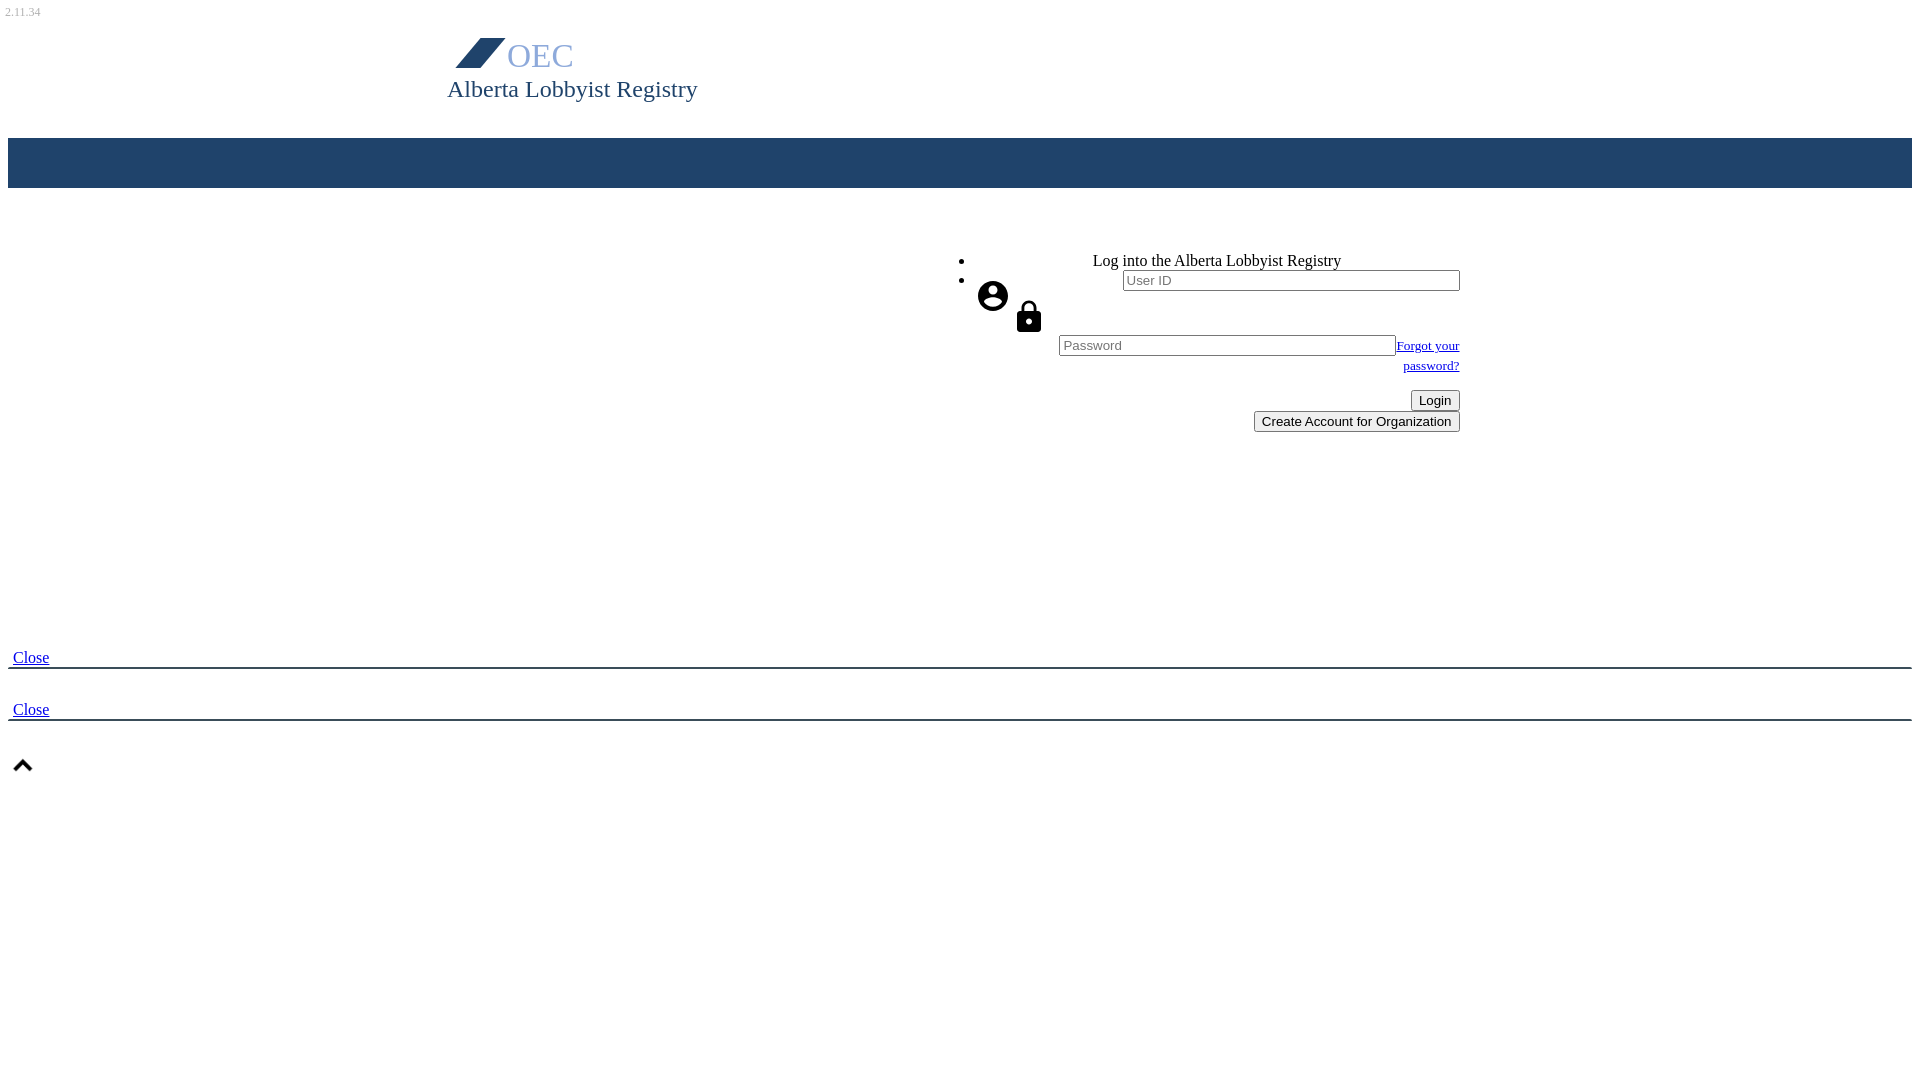  What do you see at coordinates (1434, 400) in the screenshot?
I see `'Login'` at bounding box center [1434, 400].